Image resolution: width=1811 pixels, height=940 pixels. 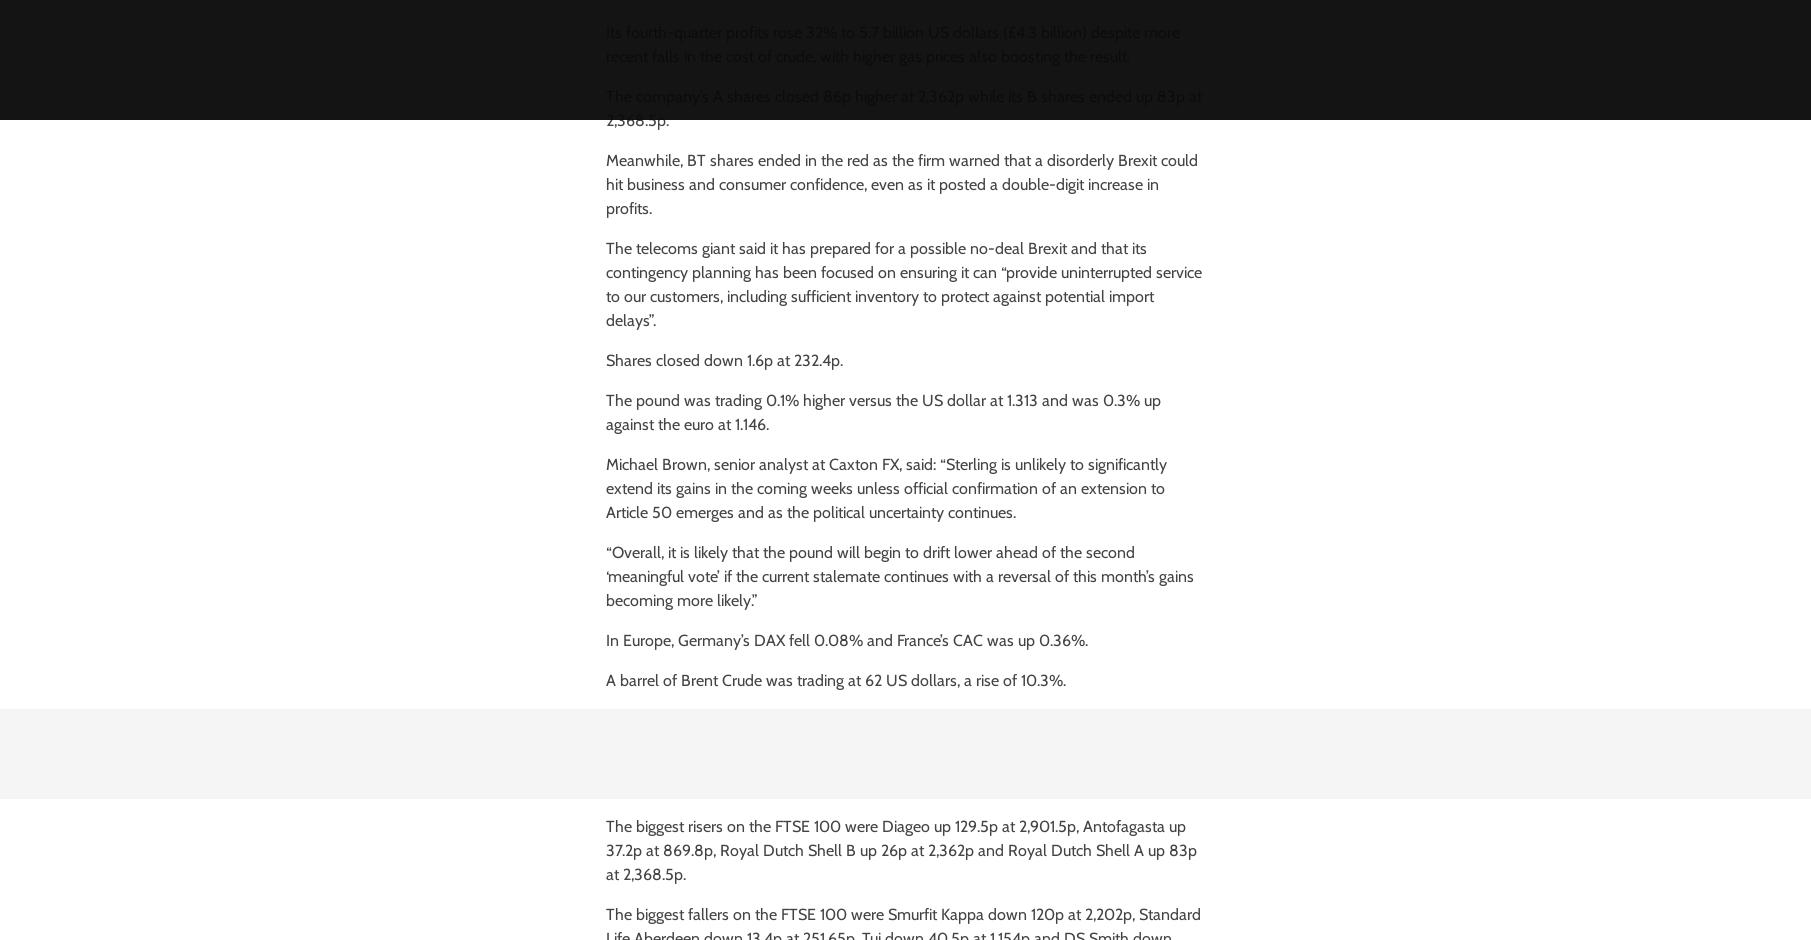 What do you see at coordinates (605, 679) in the screenshot?
I see `'A barrel of Brent Crude was trading at 62 US dollars, a rise of 10.3%.'` at bounding box center [605, 679].